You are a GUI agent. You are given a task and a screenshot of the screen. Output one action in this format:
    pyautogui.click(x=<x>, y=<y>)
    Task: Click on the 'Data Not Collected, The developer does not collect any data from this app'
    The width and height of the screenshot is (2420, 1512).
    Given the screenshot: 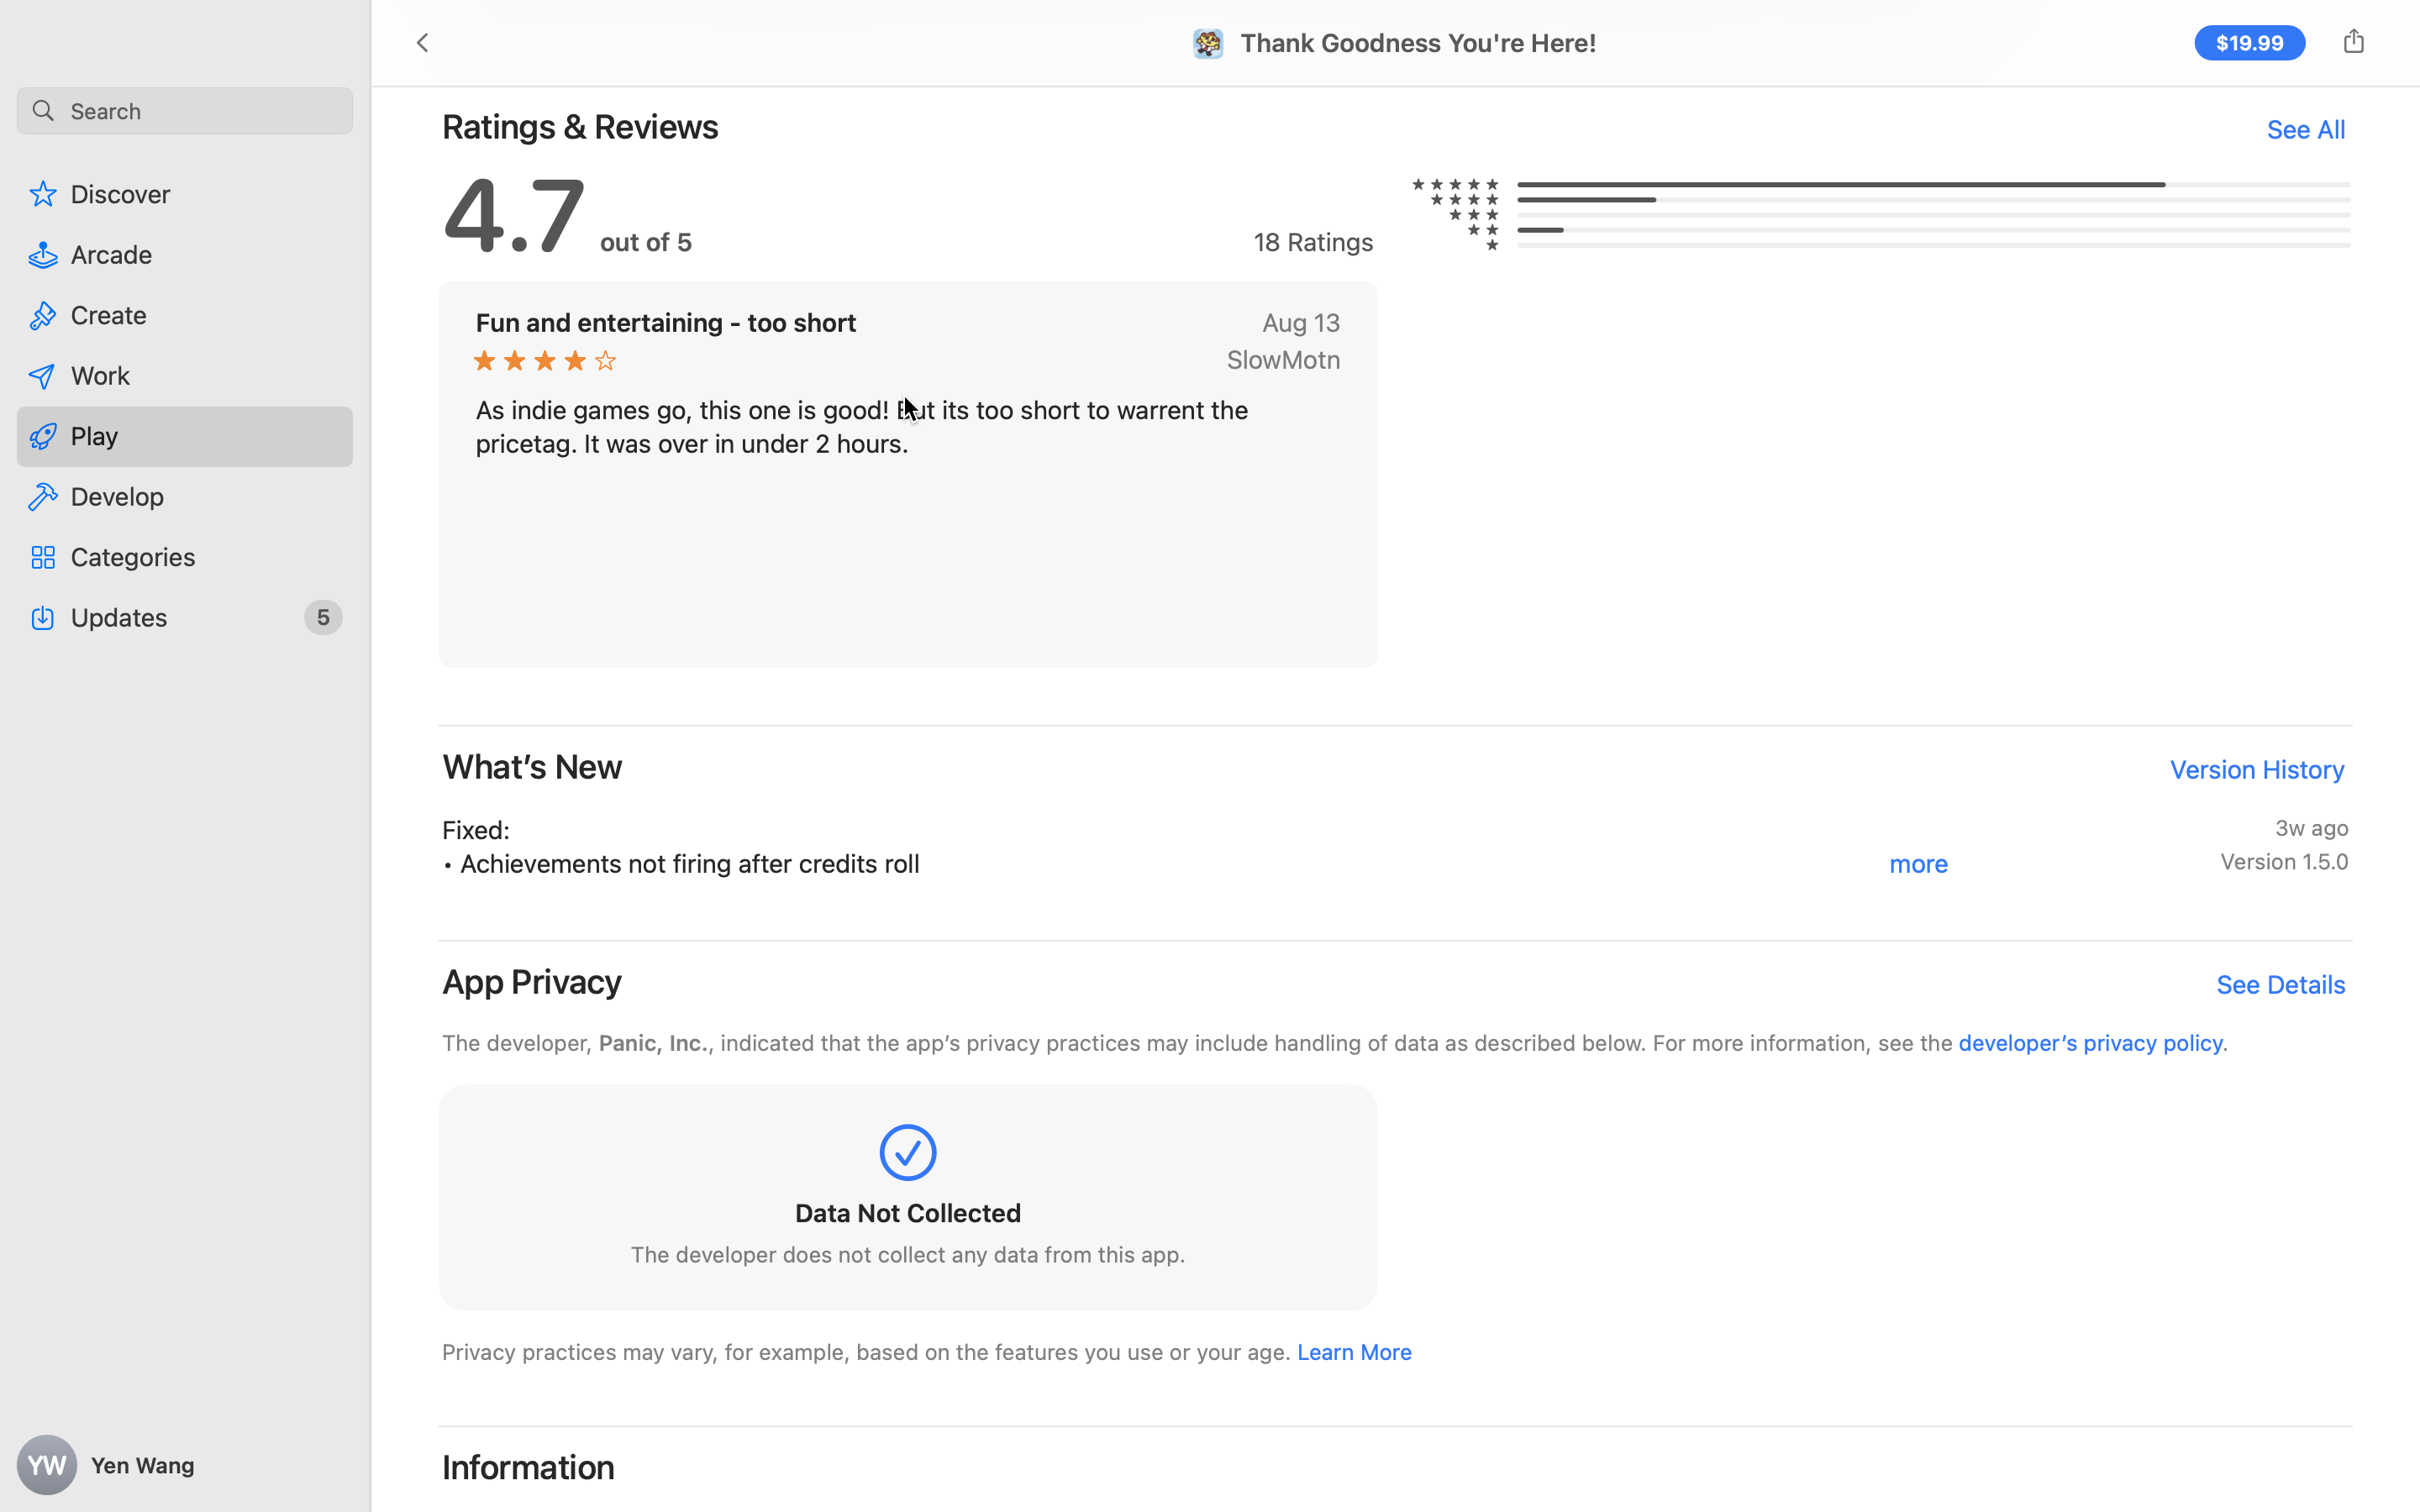 What is the action you would take?
    pyautogui.click(x=907, y=1201)
    